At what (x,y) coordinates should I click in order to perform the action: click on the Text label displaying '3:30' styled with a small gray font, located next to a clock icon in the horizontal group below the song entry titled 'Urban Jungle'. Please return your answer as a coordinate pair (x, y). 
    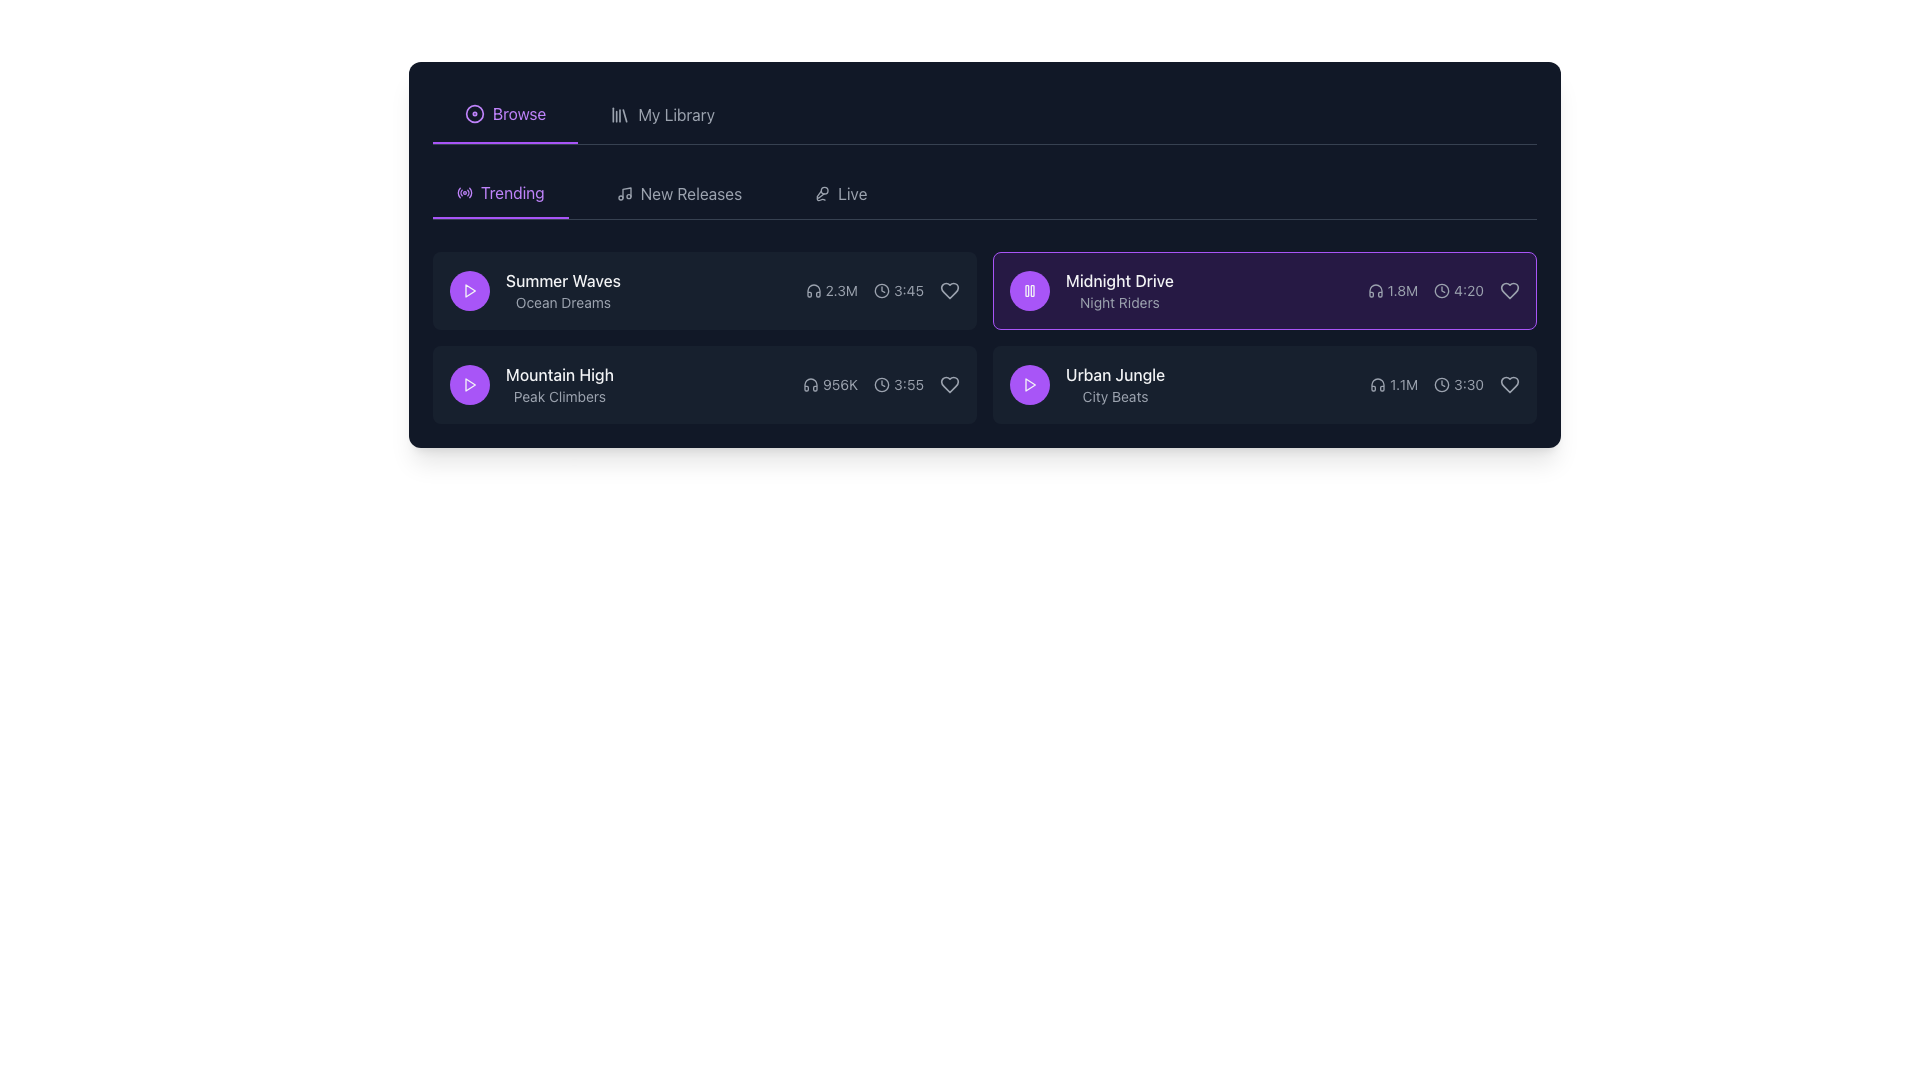
    Looking at the image, I should click on (1459, 385).